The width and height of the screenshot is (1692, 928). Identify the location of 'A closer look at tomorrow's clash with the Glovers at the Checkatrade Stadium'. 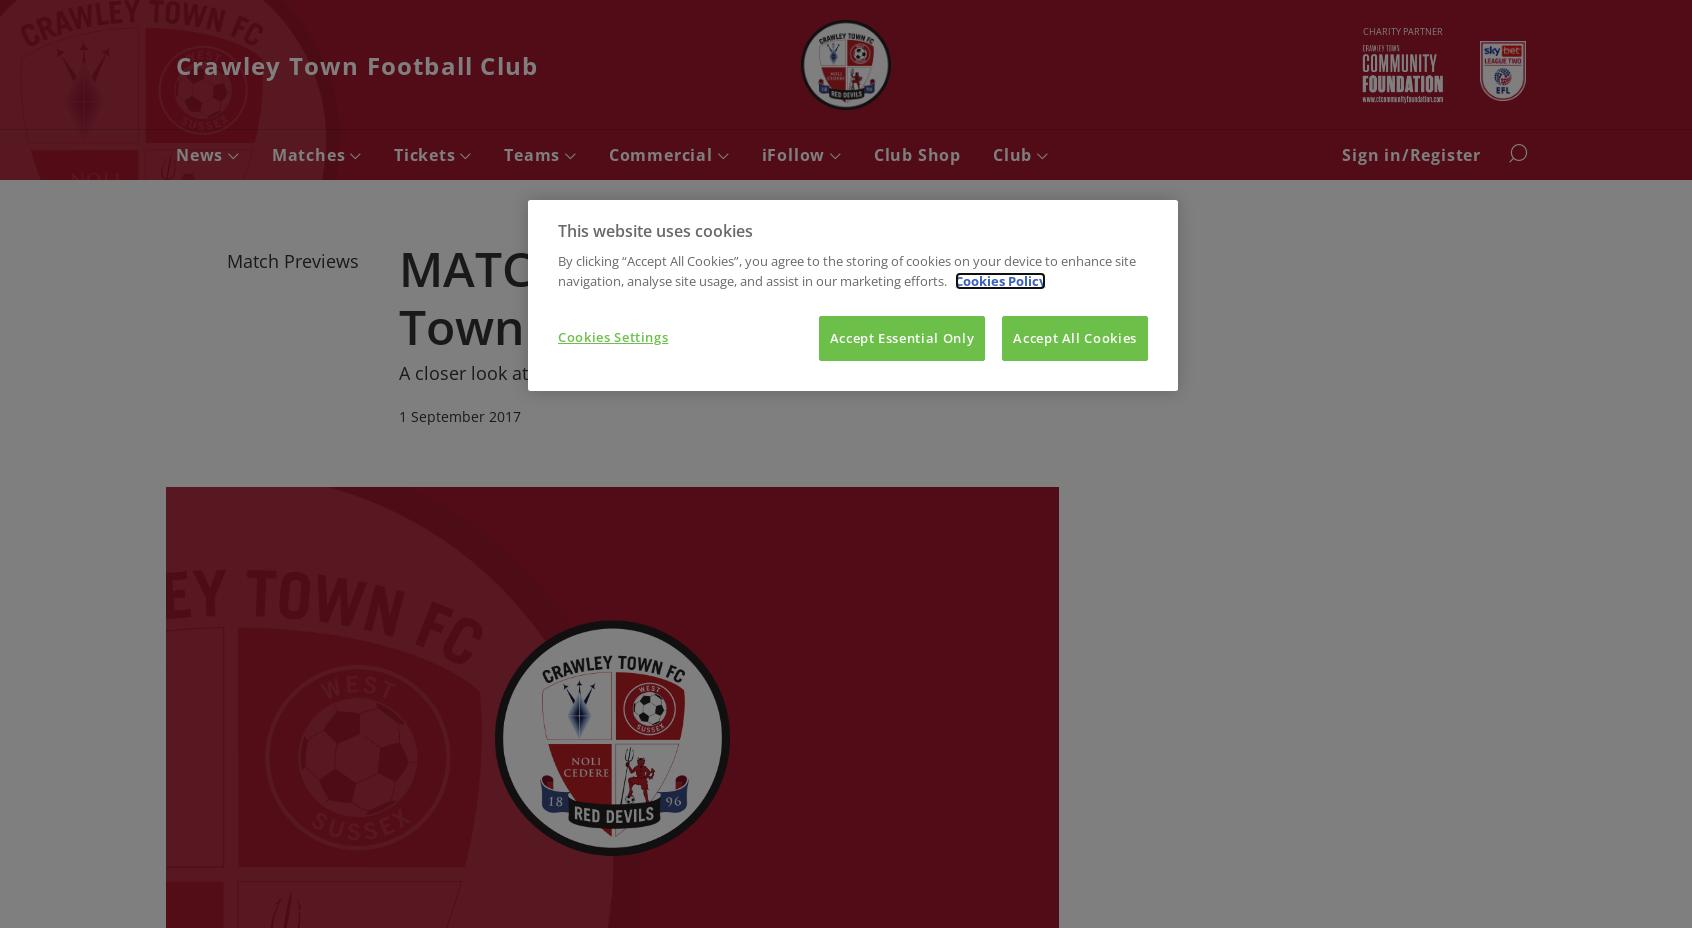
(727, 372).